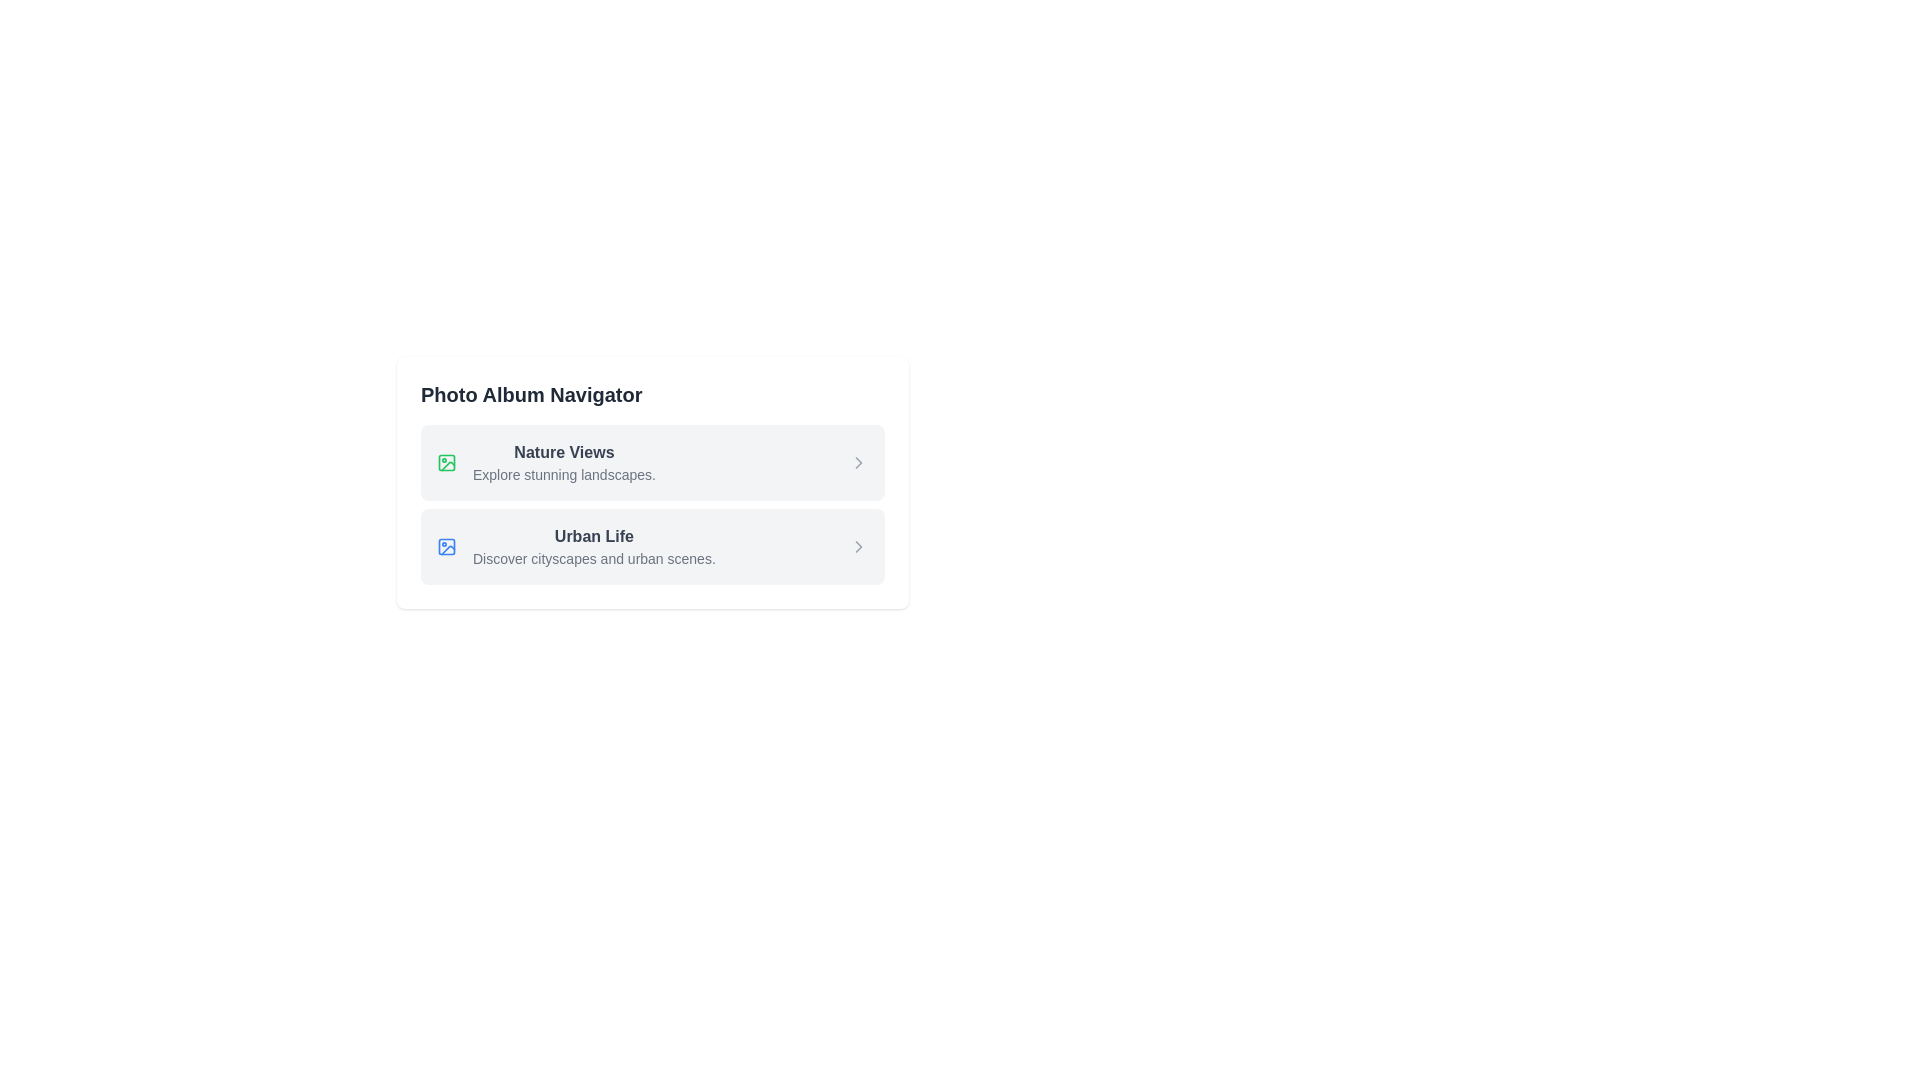 The image size is (1920, 1080). Describe the element at coordinates (593, 547) in the screenshot. I see `the second navigation option titled 'Photo Album Navigator'` at that location.